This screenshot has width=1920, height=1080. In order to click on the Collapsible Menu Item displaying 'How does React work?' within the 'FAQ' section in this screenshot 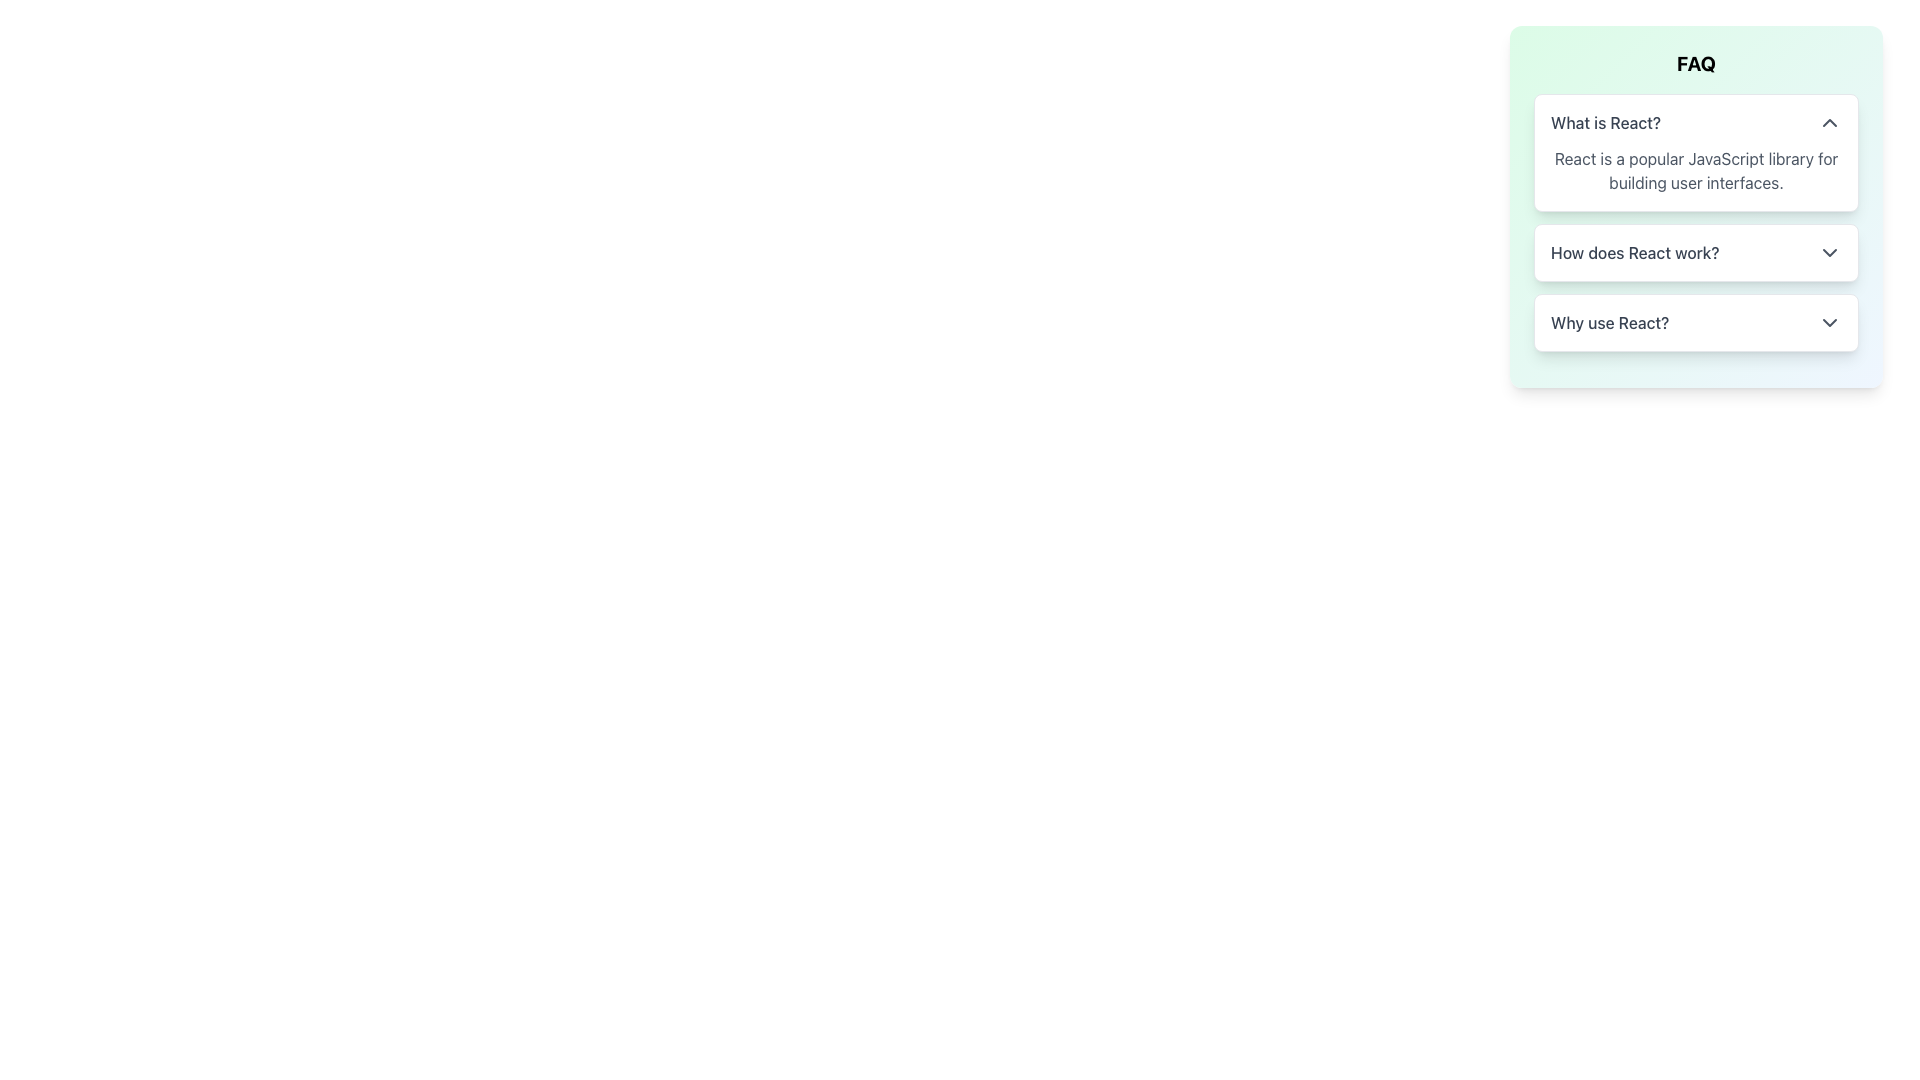, I will do `click(1695, 252)`.